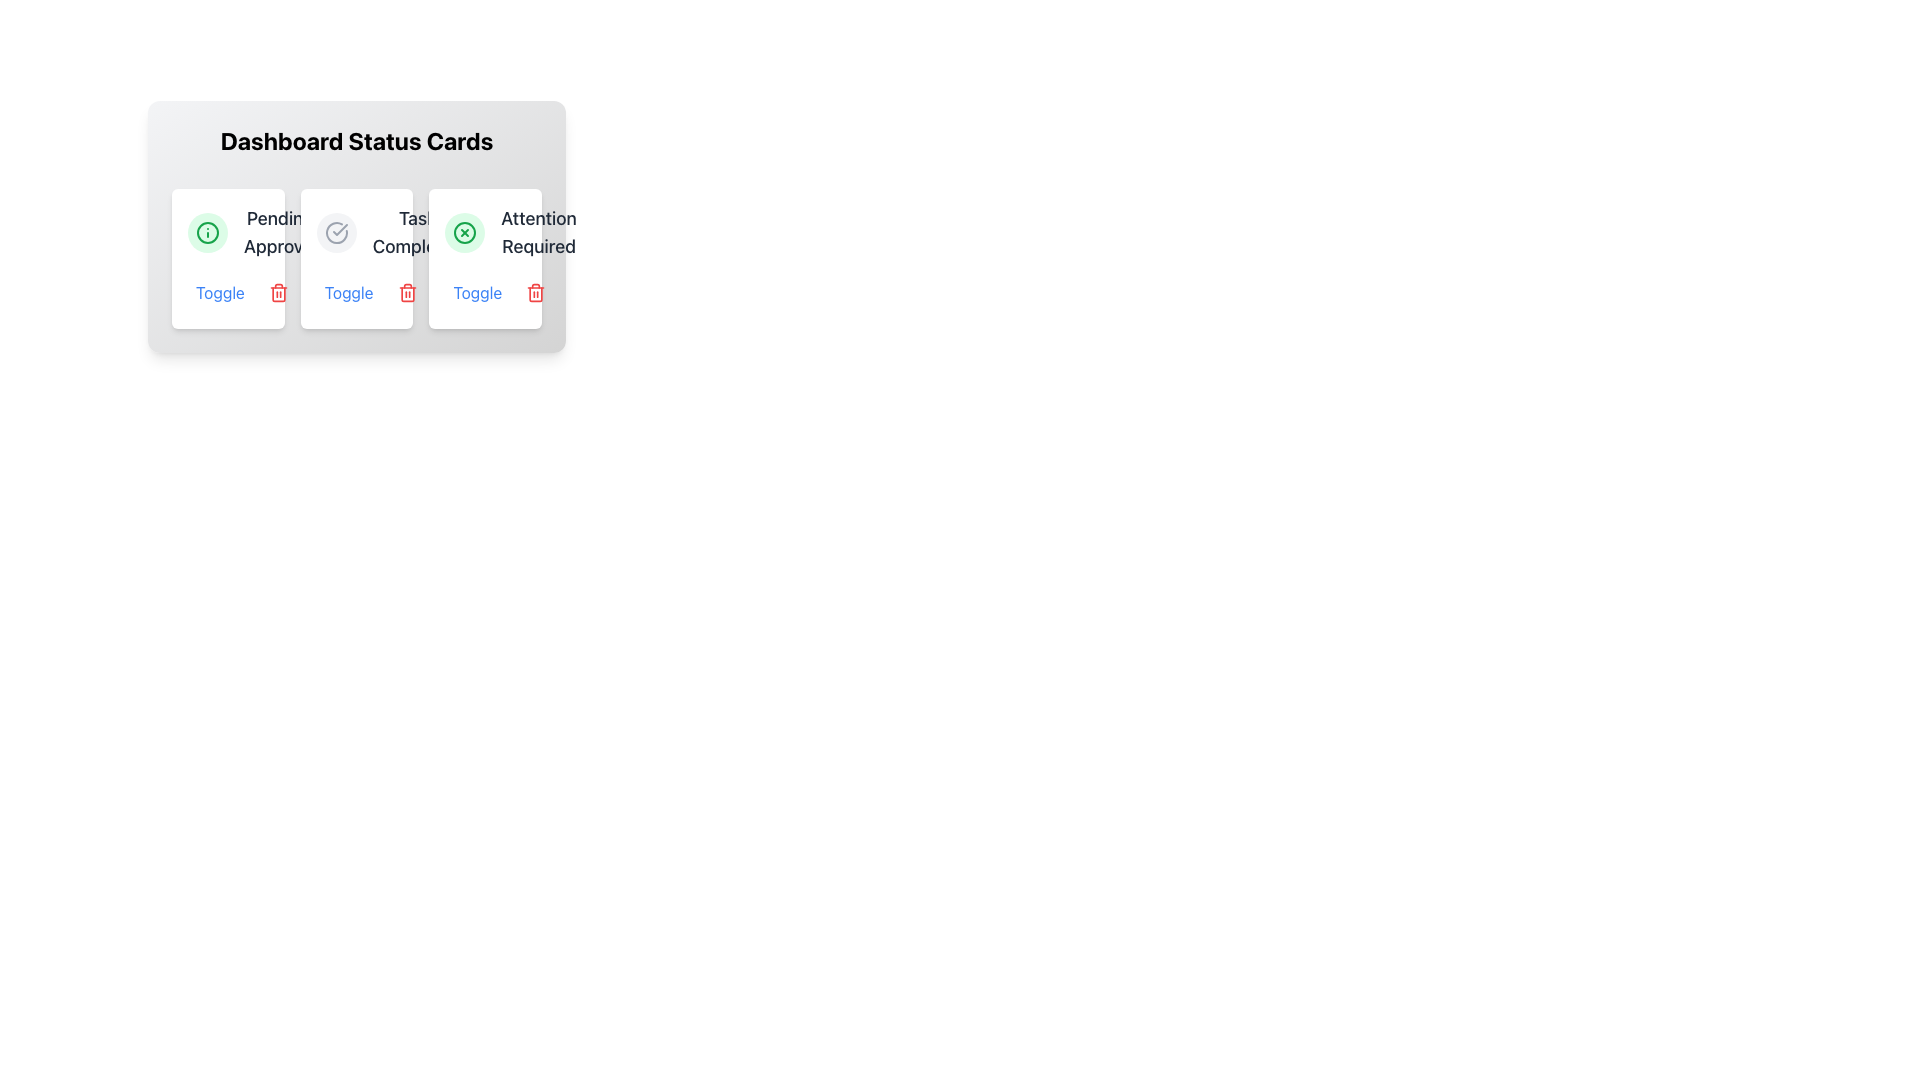 The image size is (1920, 1080). What do you see at coordinates (228, 293) in the screenshot?
I see `the button located under the 'Pending Approval' text and a green circular icon in the first card of the 'Dashboard Status Cards'` at bounding box center [228, 293].